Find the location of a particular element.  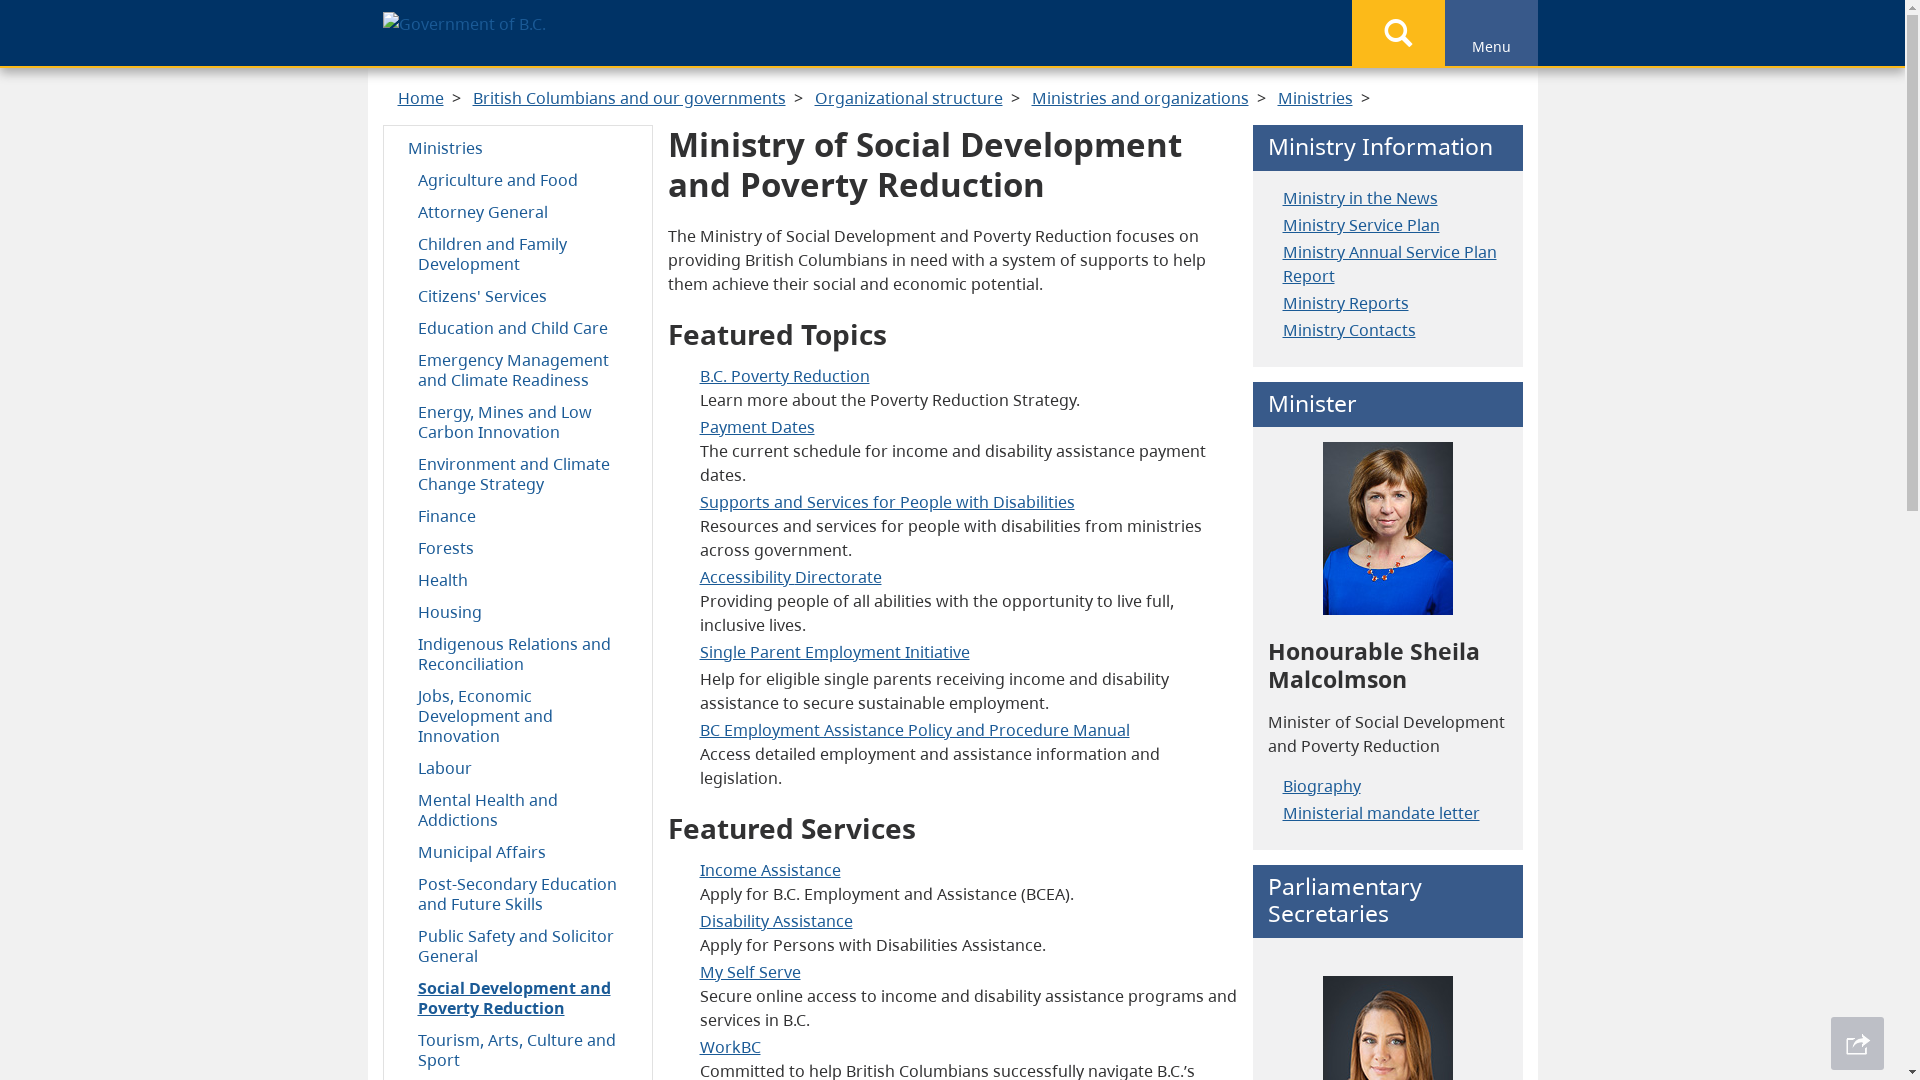

'Menu' is located at coordinates (1444, 33).